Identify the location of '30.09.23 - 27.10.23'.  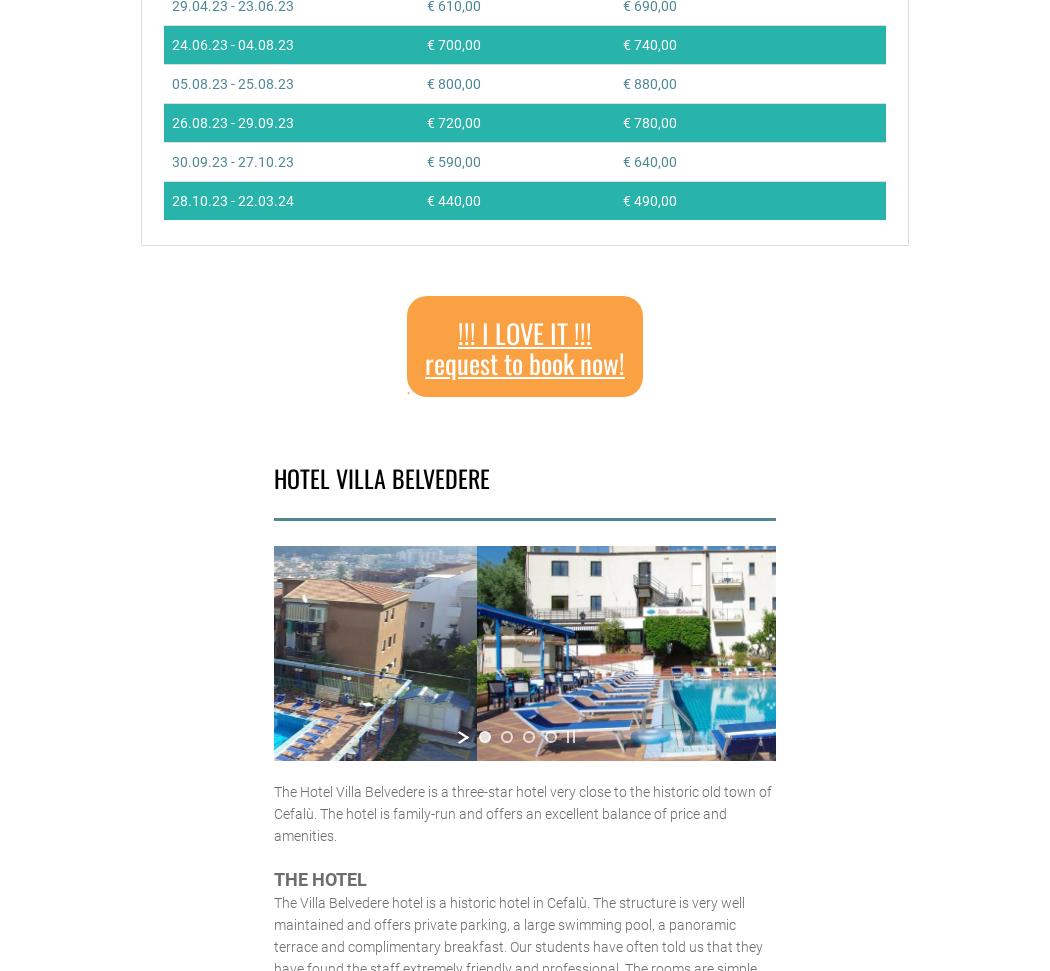
(232, 160).